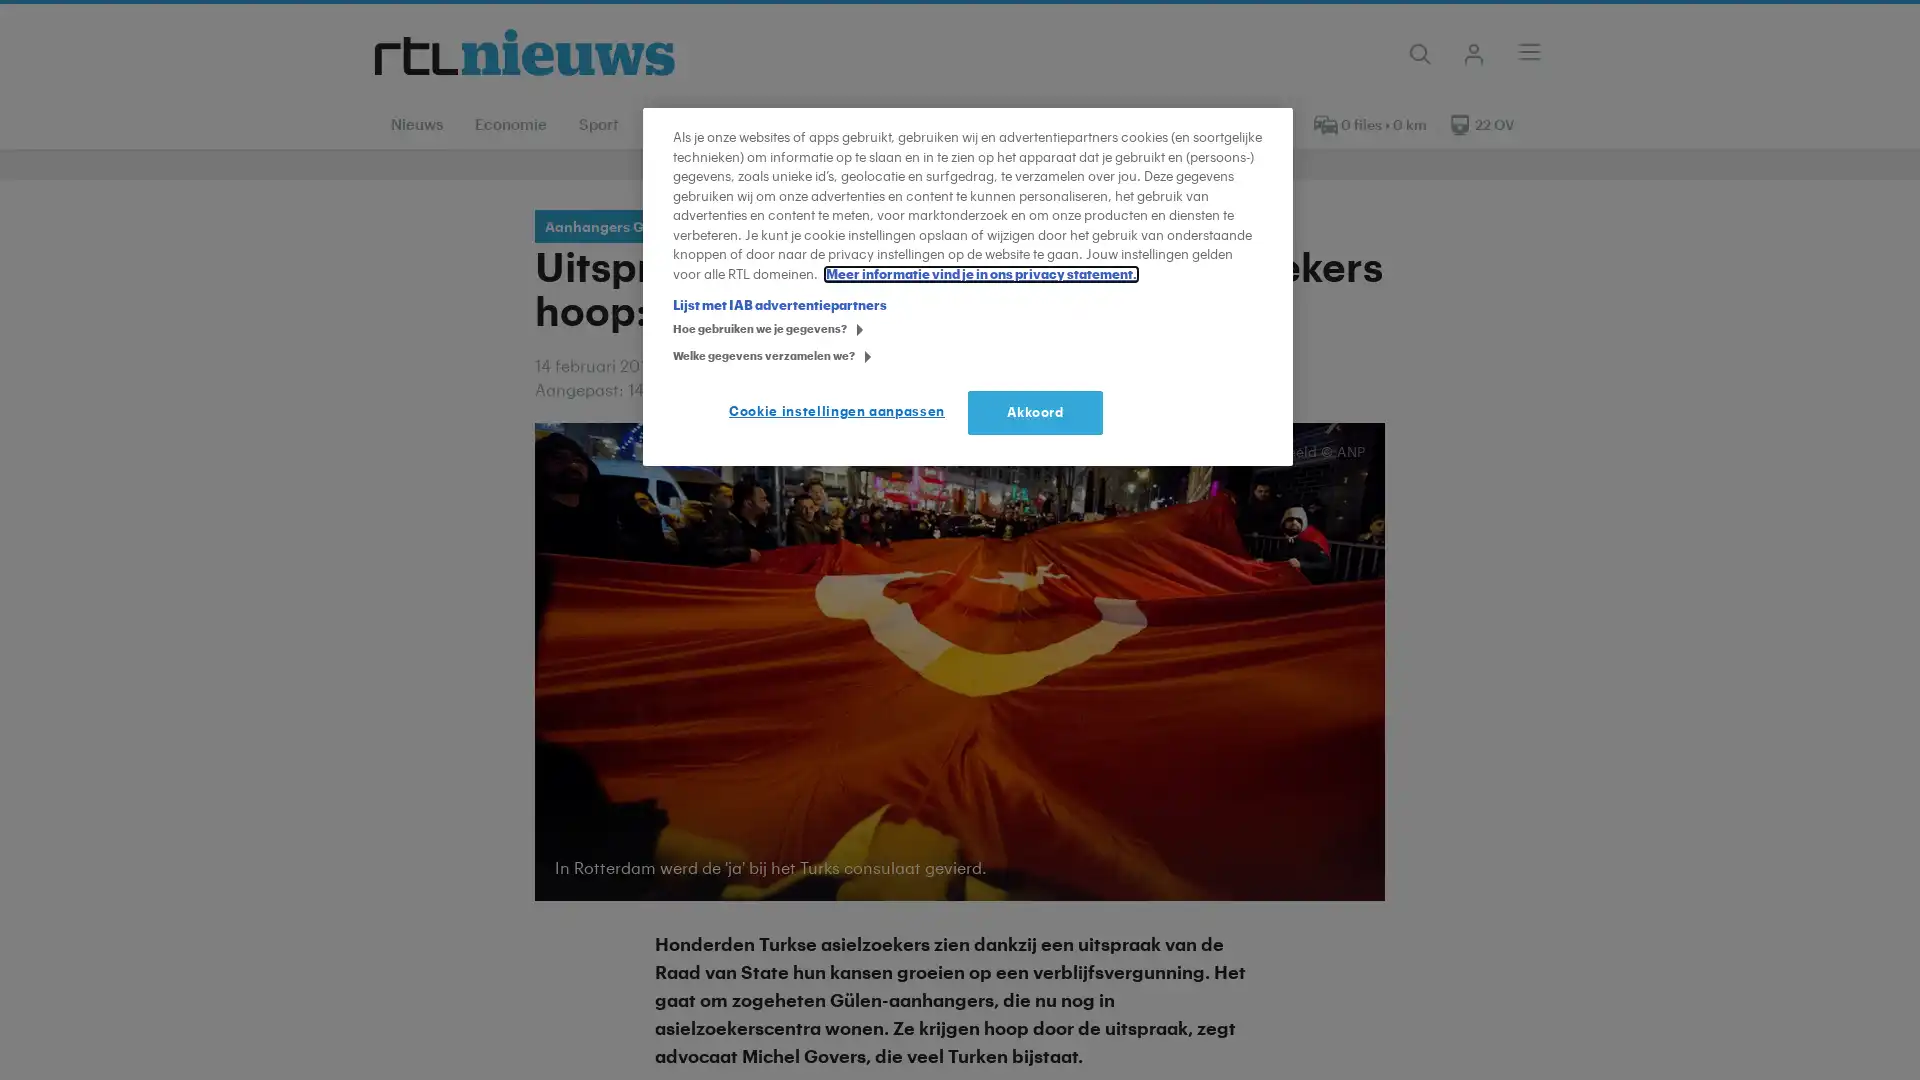 This screenshot has width=1920, height=1080. What do you see at coordinates (679, 357) in the screenshot?
I see `Welke gegevens verzamelen we?` at bounding box center [679, 357].